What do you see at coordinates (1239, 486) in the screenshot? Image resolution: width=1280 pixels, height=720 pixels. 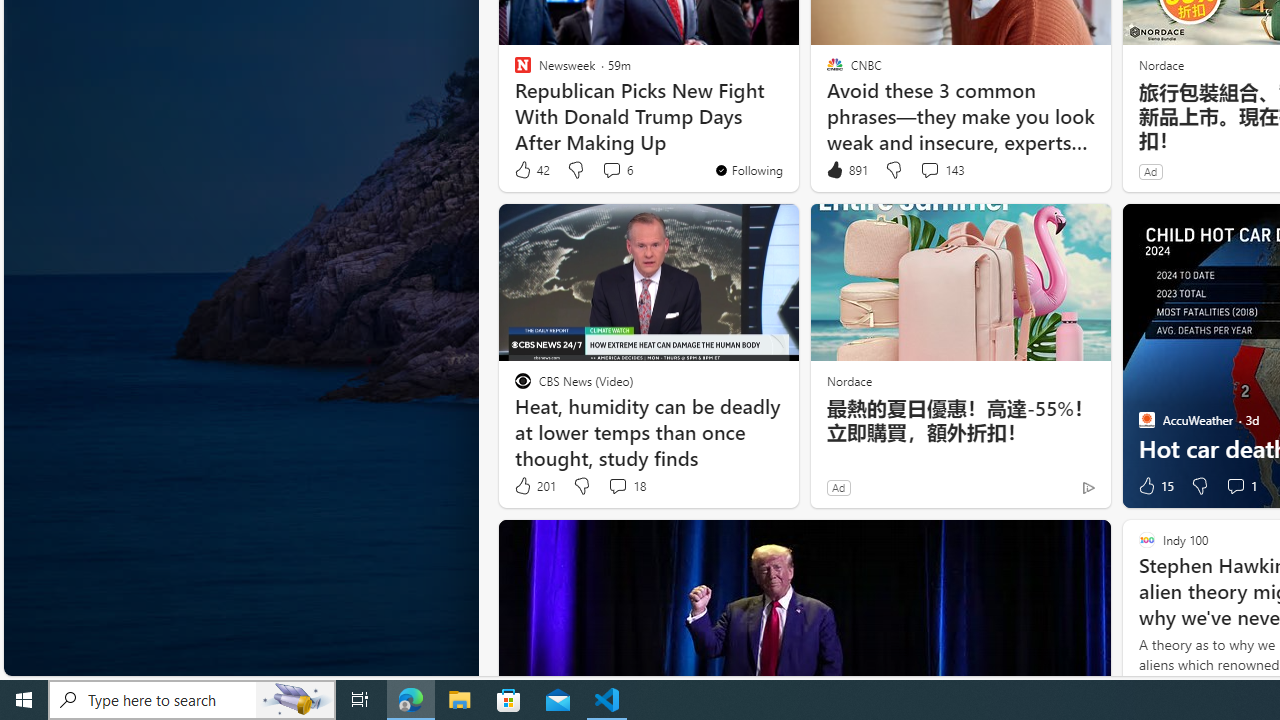 I see `'View comments 1 Comment'` at bounding box center [1239, 486].